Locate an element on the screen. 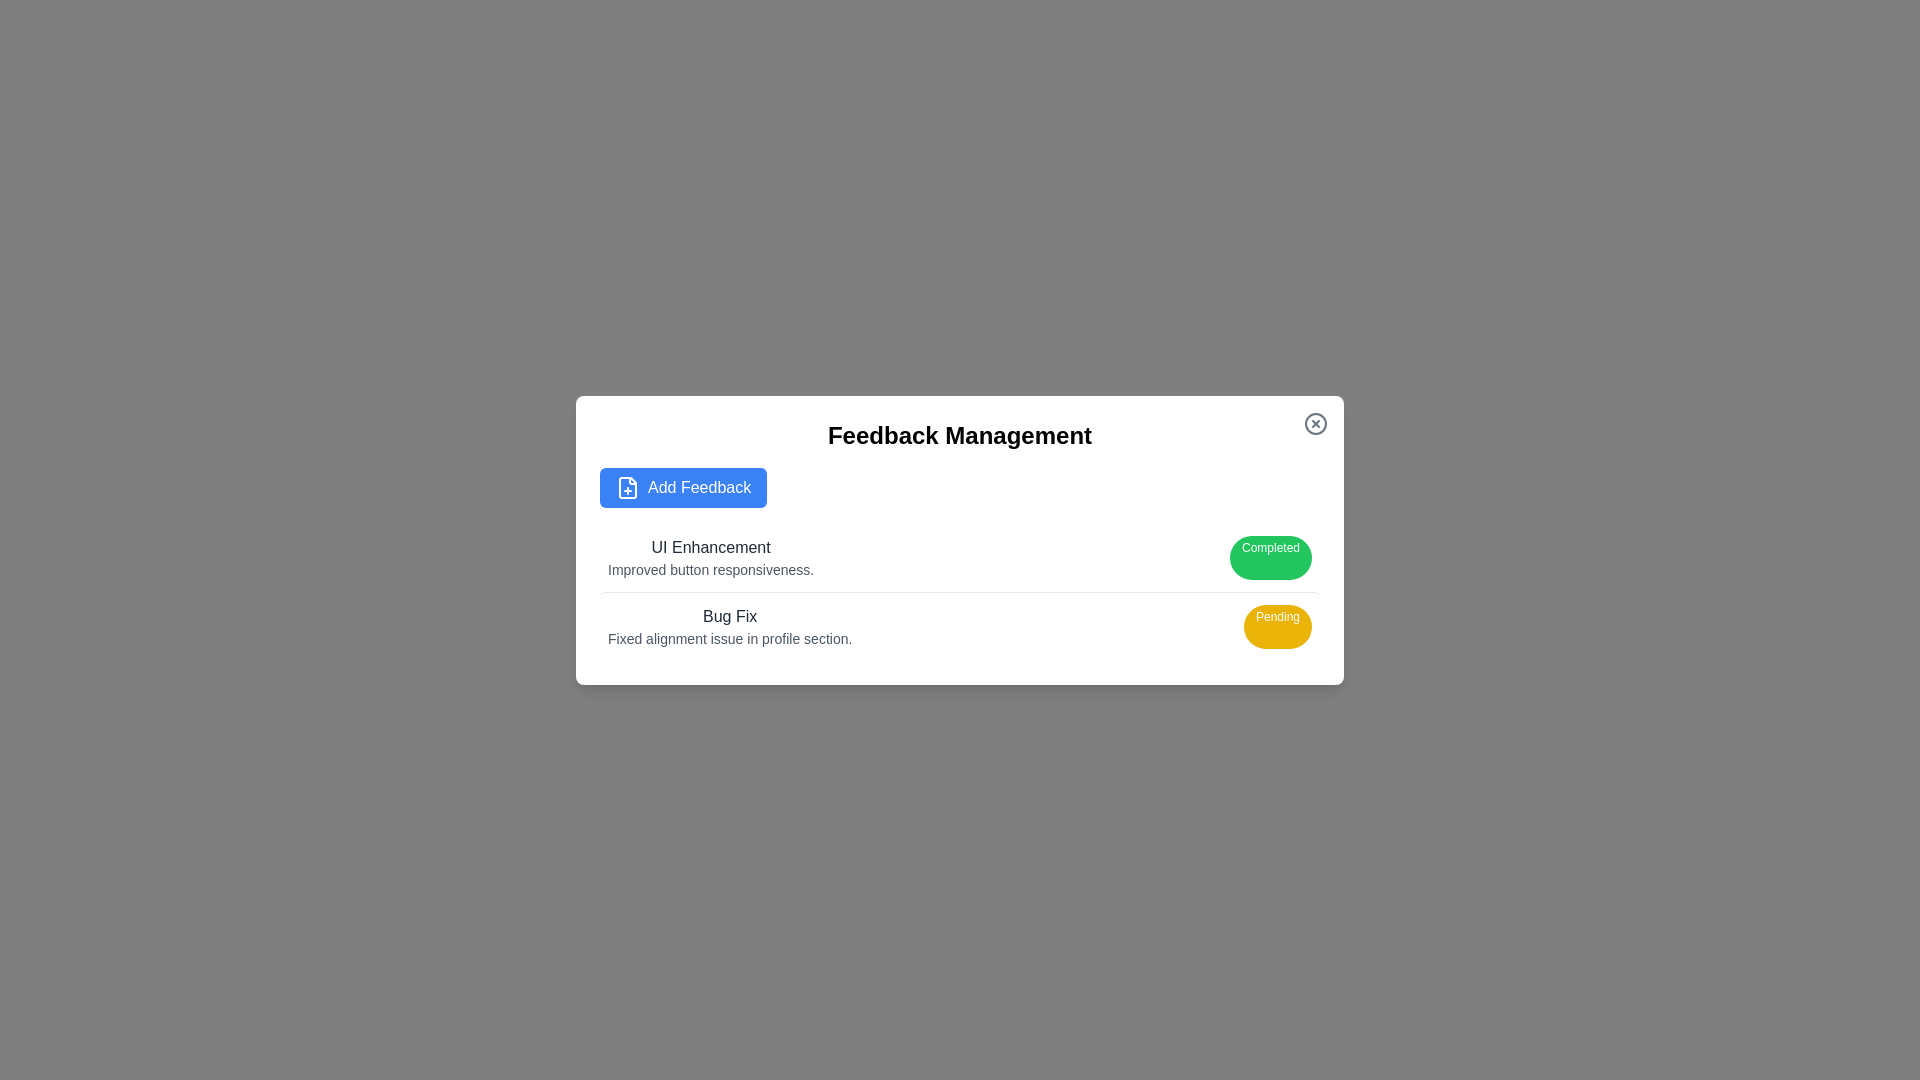 This screenshot has height=1080, width=1920. the text header labeled 'UI Enhancement', which is styled in medium-weight gray font and is located below the 'Add Feedback' button is located at coordinates (711, 547).